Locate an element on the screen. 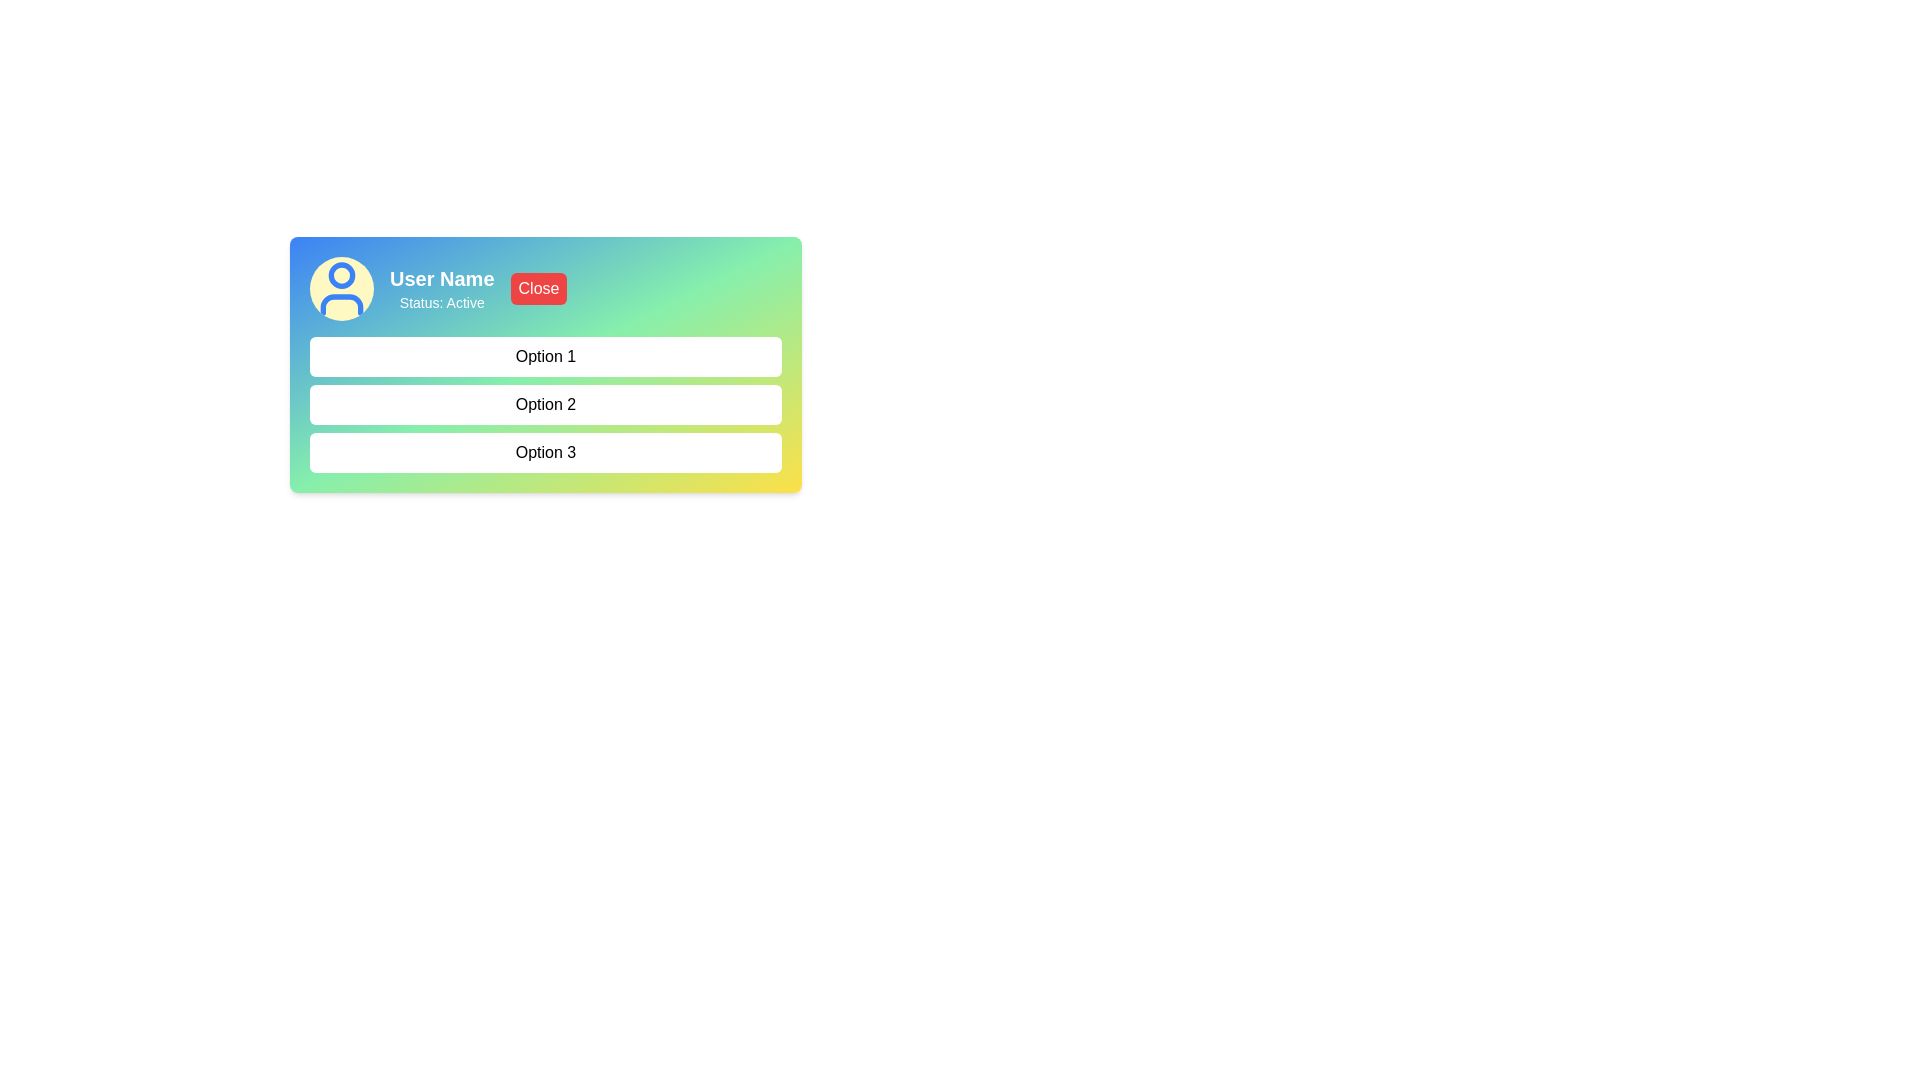 The image size is (1920, 1080). the static text label reading 'Status: Active', which is positioned below and slightly to the right of 'User Name' is located at coordinates (441, 303).